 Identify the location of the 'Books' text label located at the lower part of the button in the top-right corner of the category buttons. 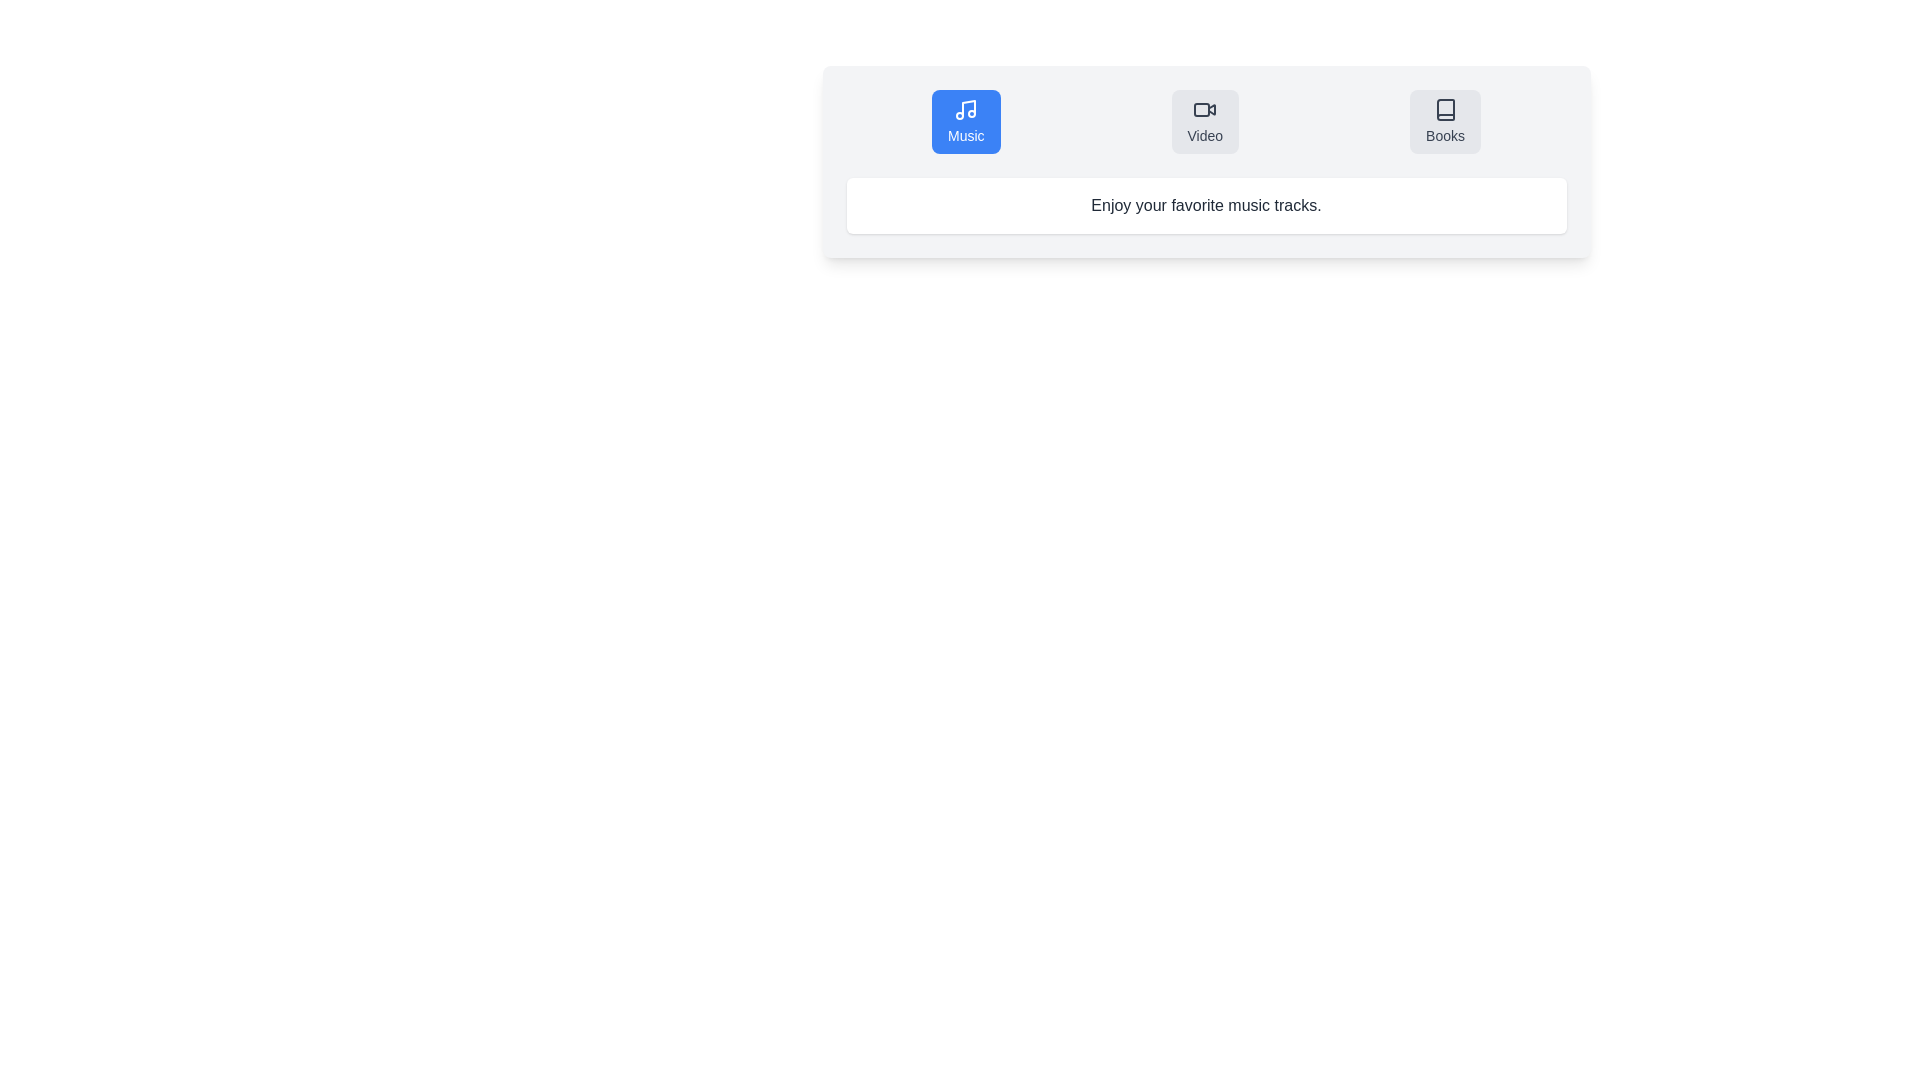
(1445, 135).